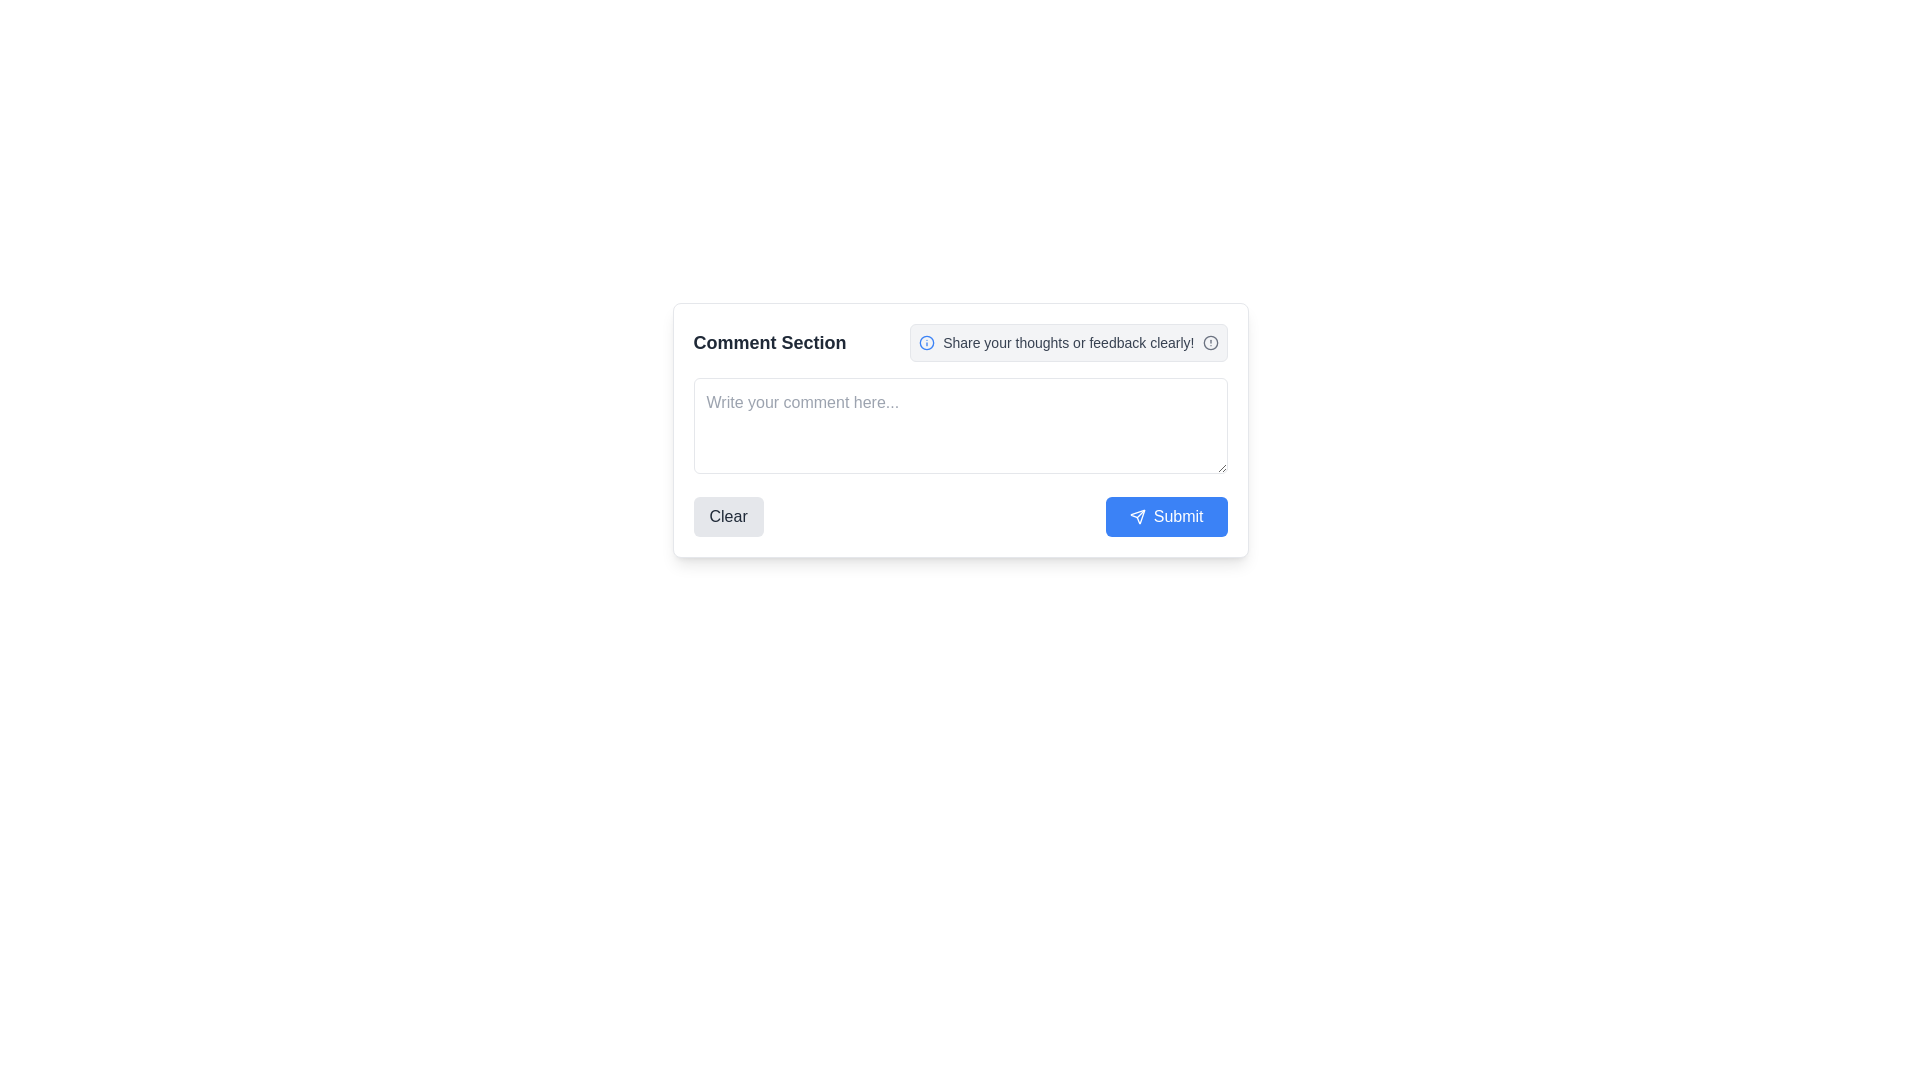 The height and width of the screenshot is (1080, 1920). I want to click on the blue rectangular 'Submit' button with rounded corners, so click(1166, 515).